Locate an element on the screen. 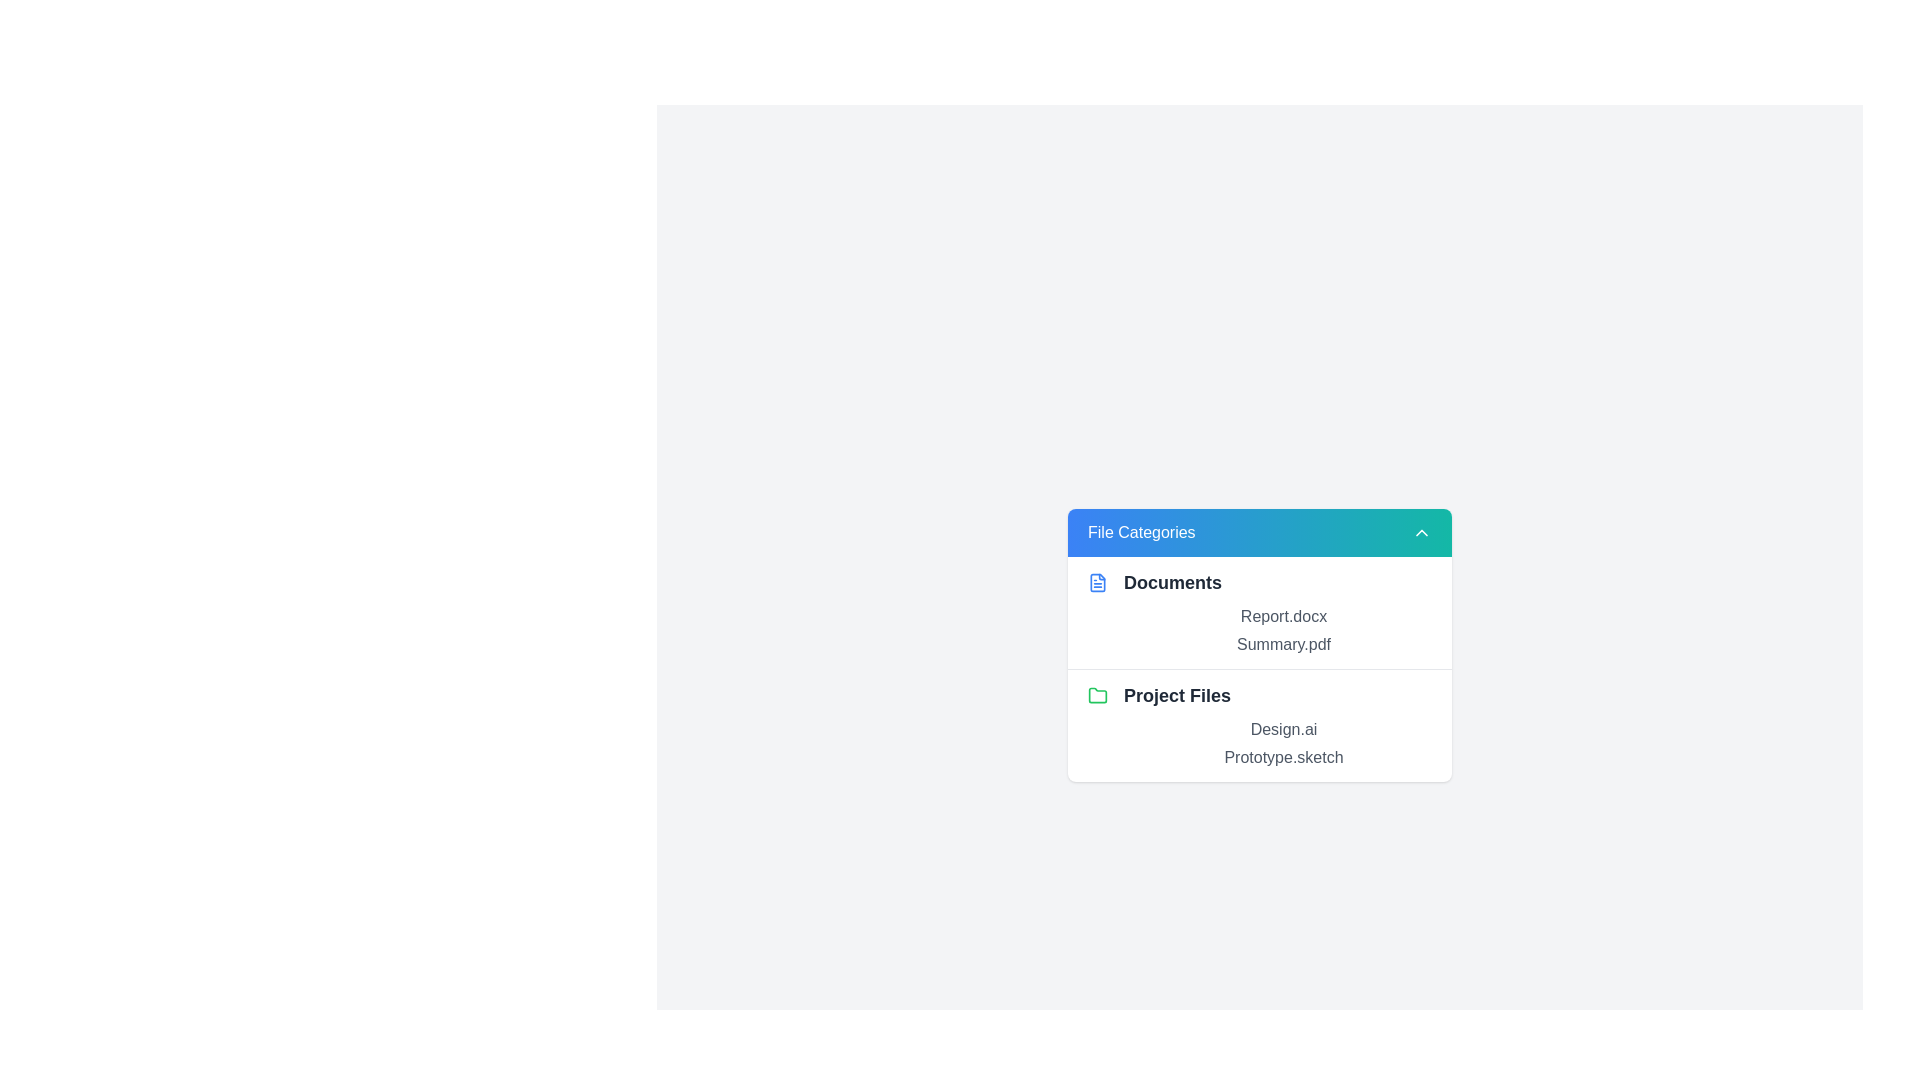 Image resolution: width=1920 pixels, height=1080 pixels. the text label that reads 'Summary.pdf', which is styled in gray and turns blue when hovered over, to view context-specific options is located at coordinates (1283, 644).